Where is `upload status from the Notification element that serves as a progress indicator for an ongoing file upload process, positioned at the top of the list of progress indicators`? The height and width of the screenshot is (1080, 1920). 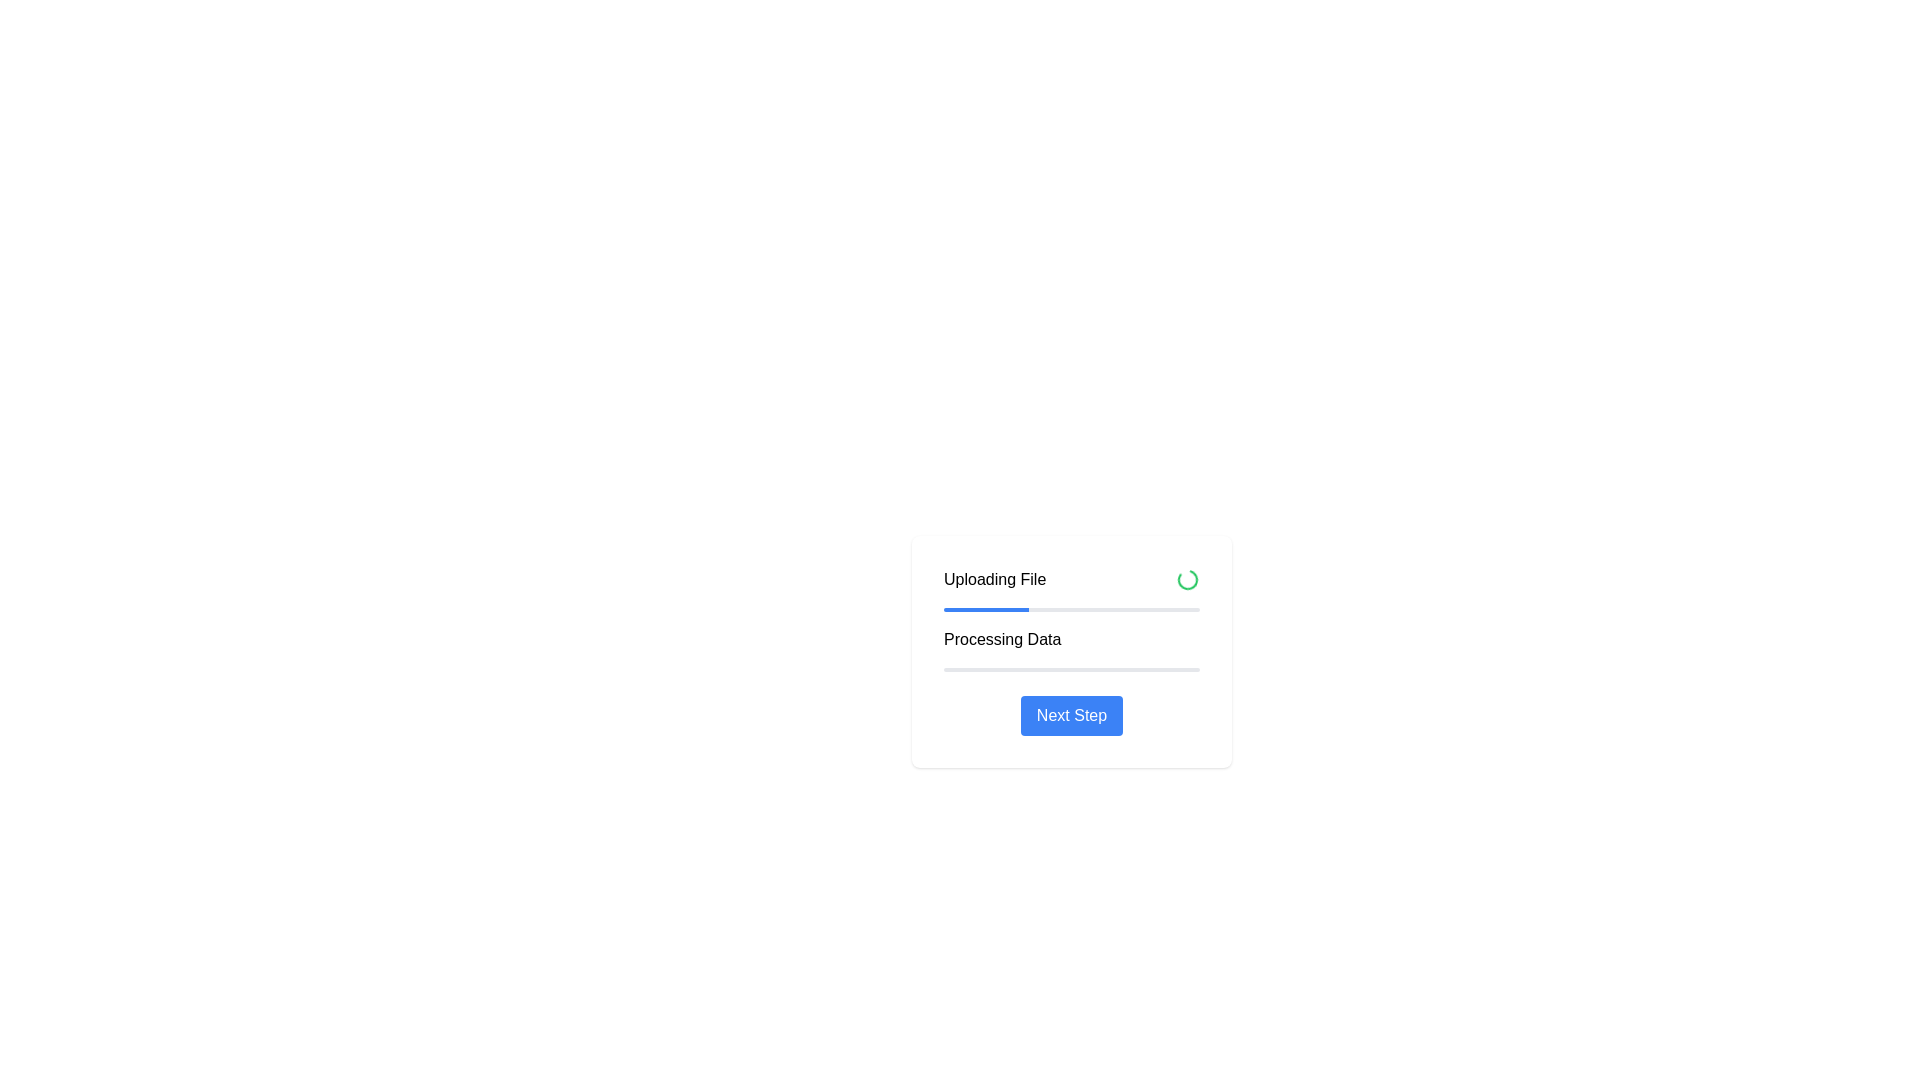 upload status from the Notification element that serves as a progress indicator for an ongoing file upload process, positioned at the top of the list of progress indicators is located at coordinates (1070, 579).